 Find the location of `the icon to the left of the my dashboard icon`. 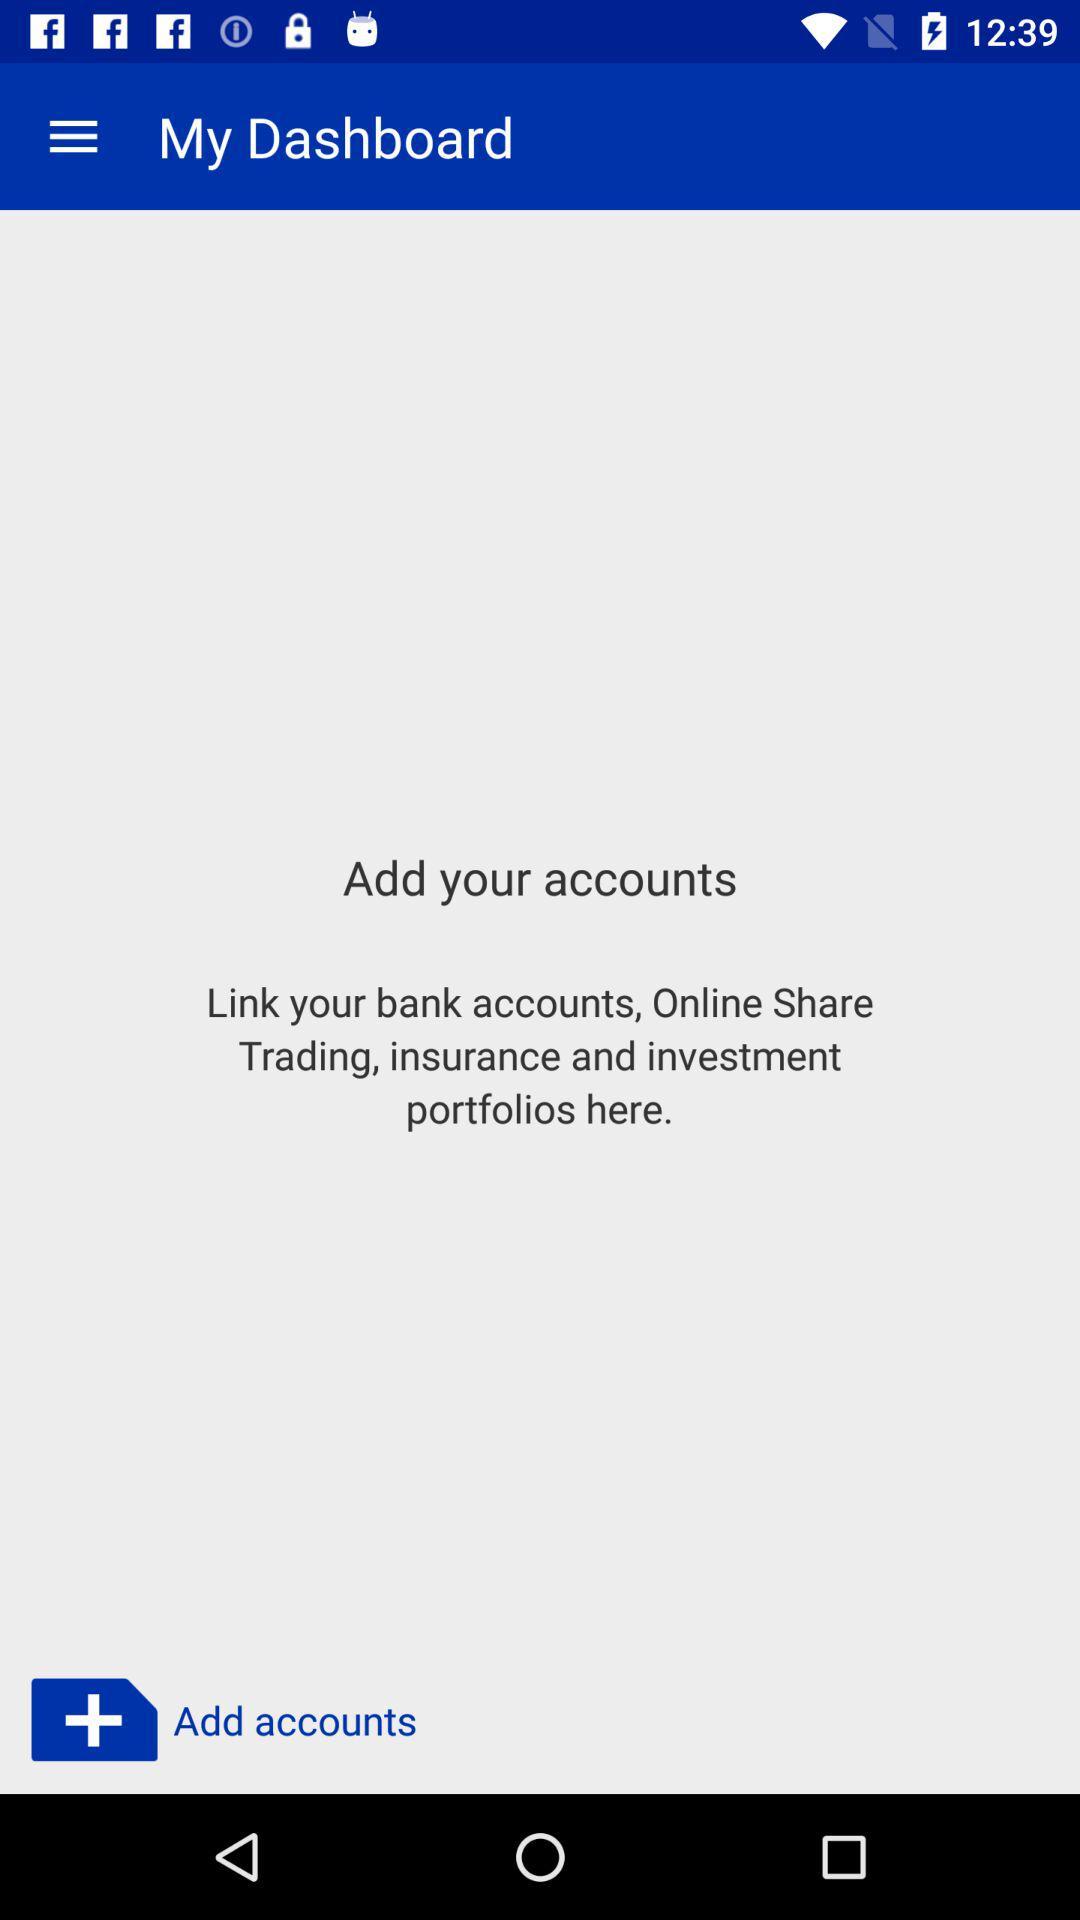

the icon to the left of the my dashboard icon is located at coordinates (72, 135).